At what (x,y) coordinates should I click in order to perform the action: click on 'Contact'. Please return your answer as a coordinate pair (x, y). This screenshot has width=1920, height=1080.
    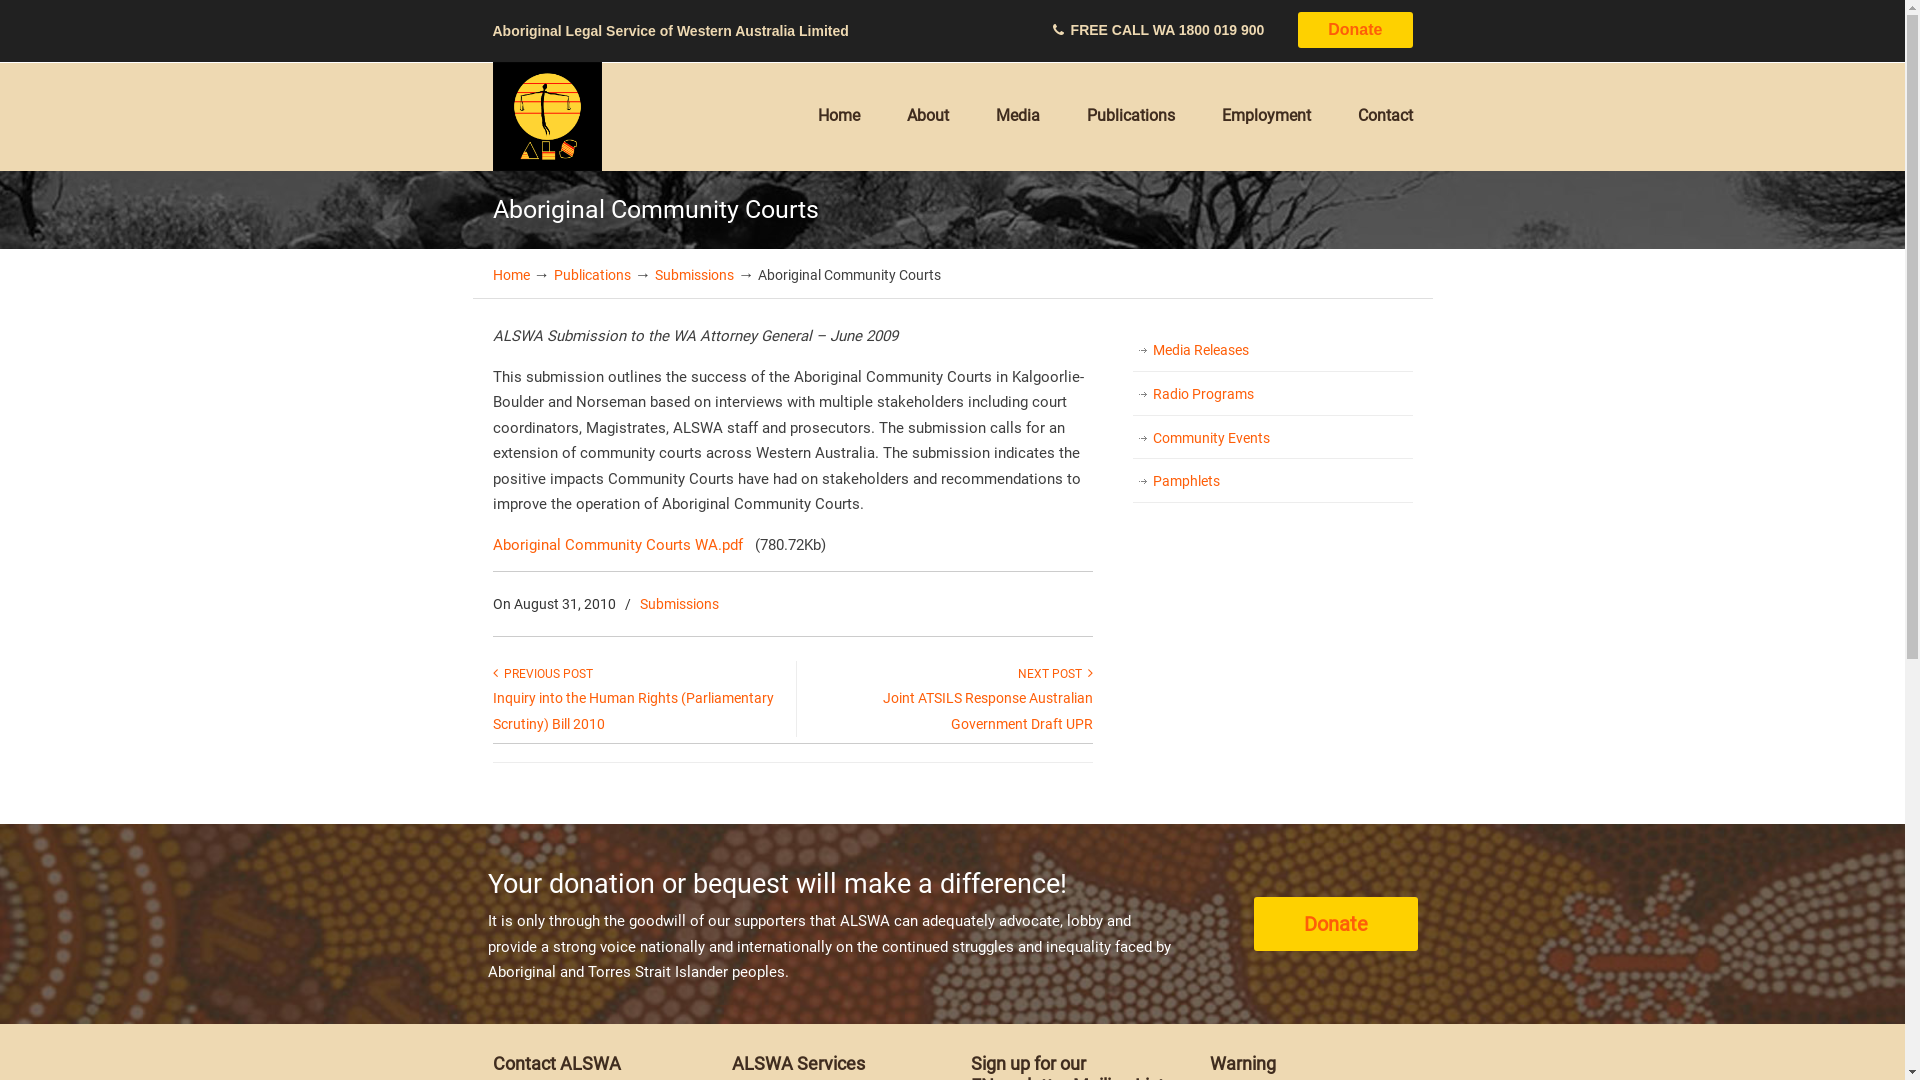
    Looking at the image, I should click on (1384, 115).